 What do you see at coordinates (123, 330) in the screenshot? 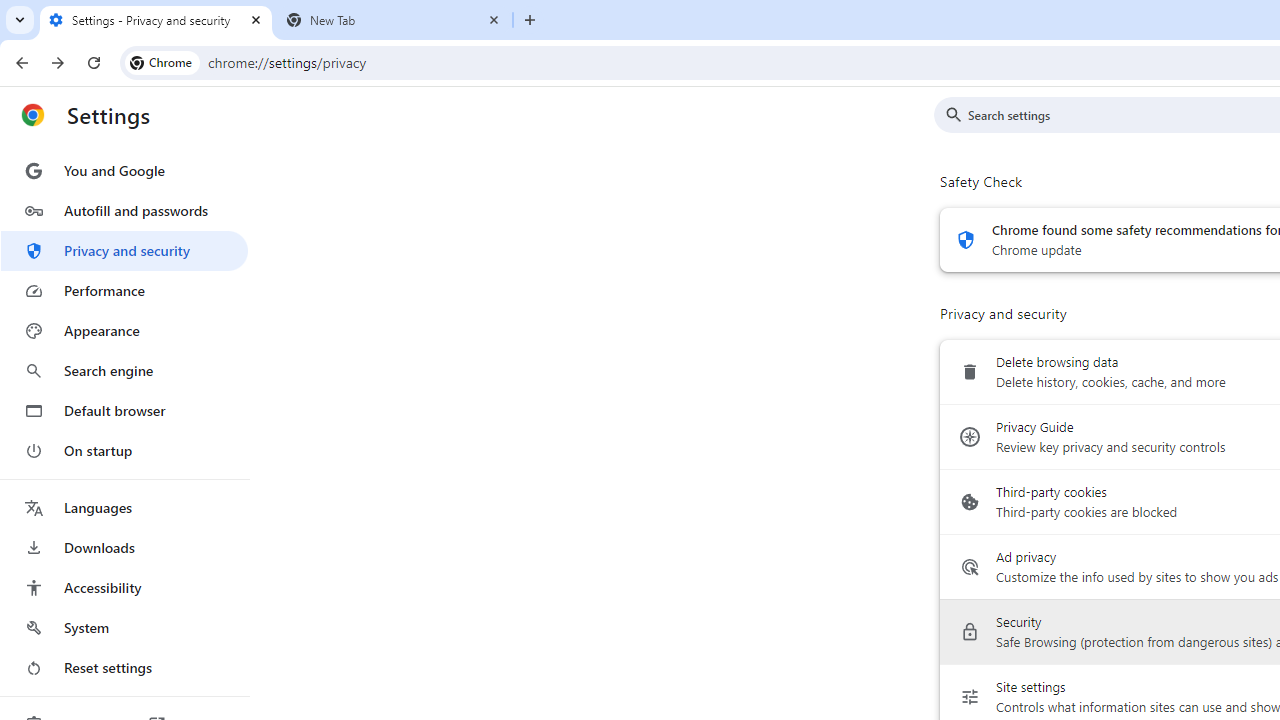
I see `'Appearance'` at bounding box center [123, 330].